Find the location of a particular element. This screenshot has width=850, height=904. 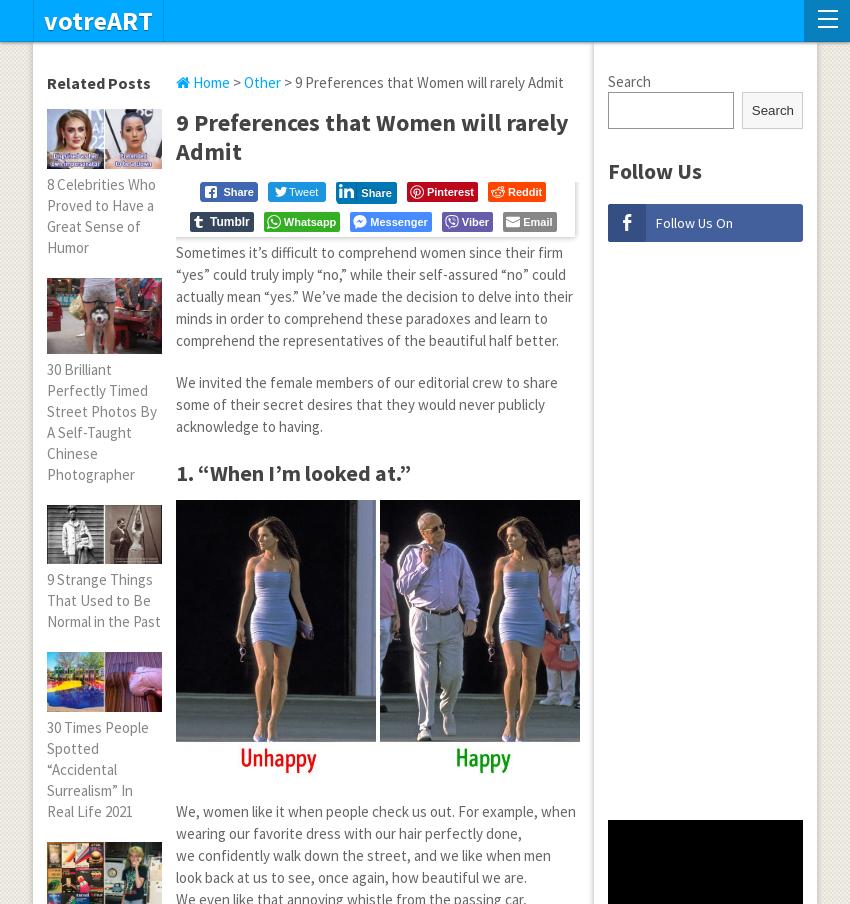

'1. “When I’m looked at.”' is located at coordinates (292, 470).